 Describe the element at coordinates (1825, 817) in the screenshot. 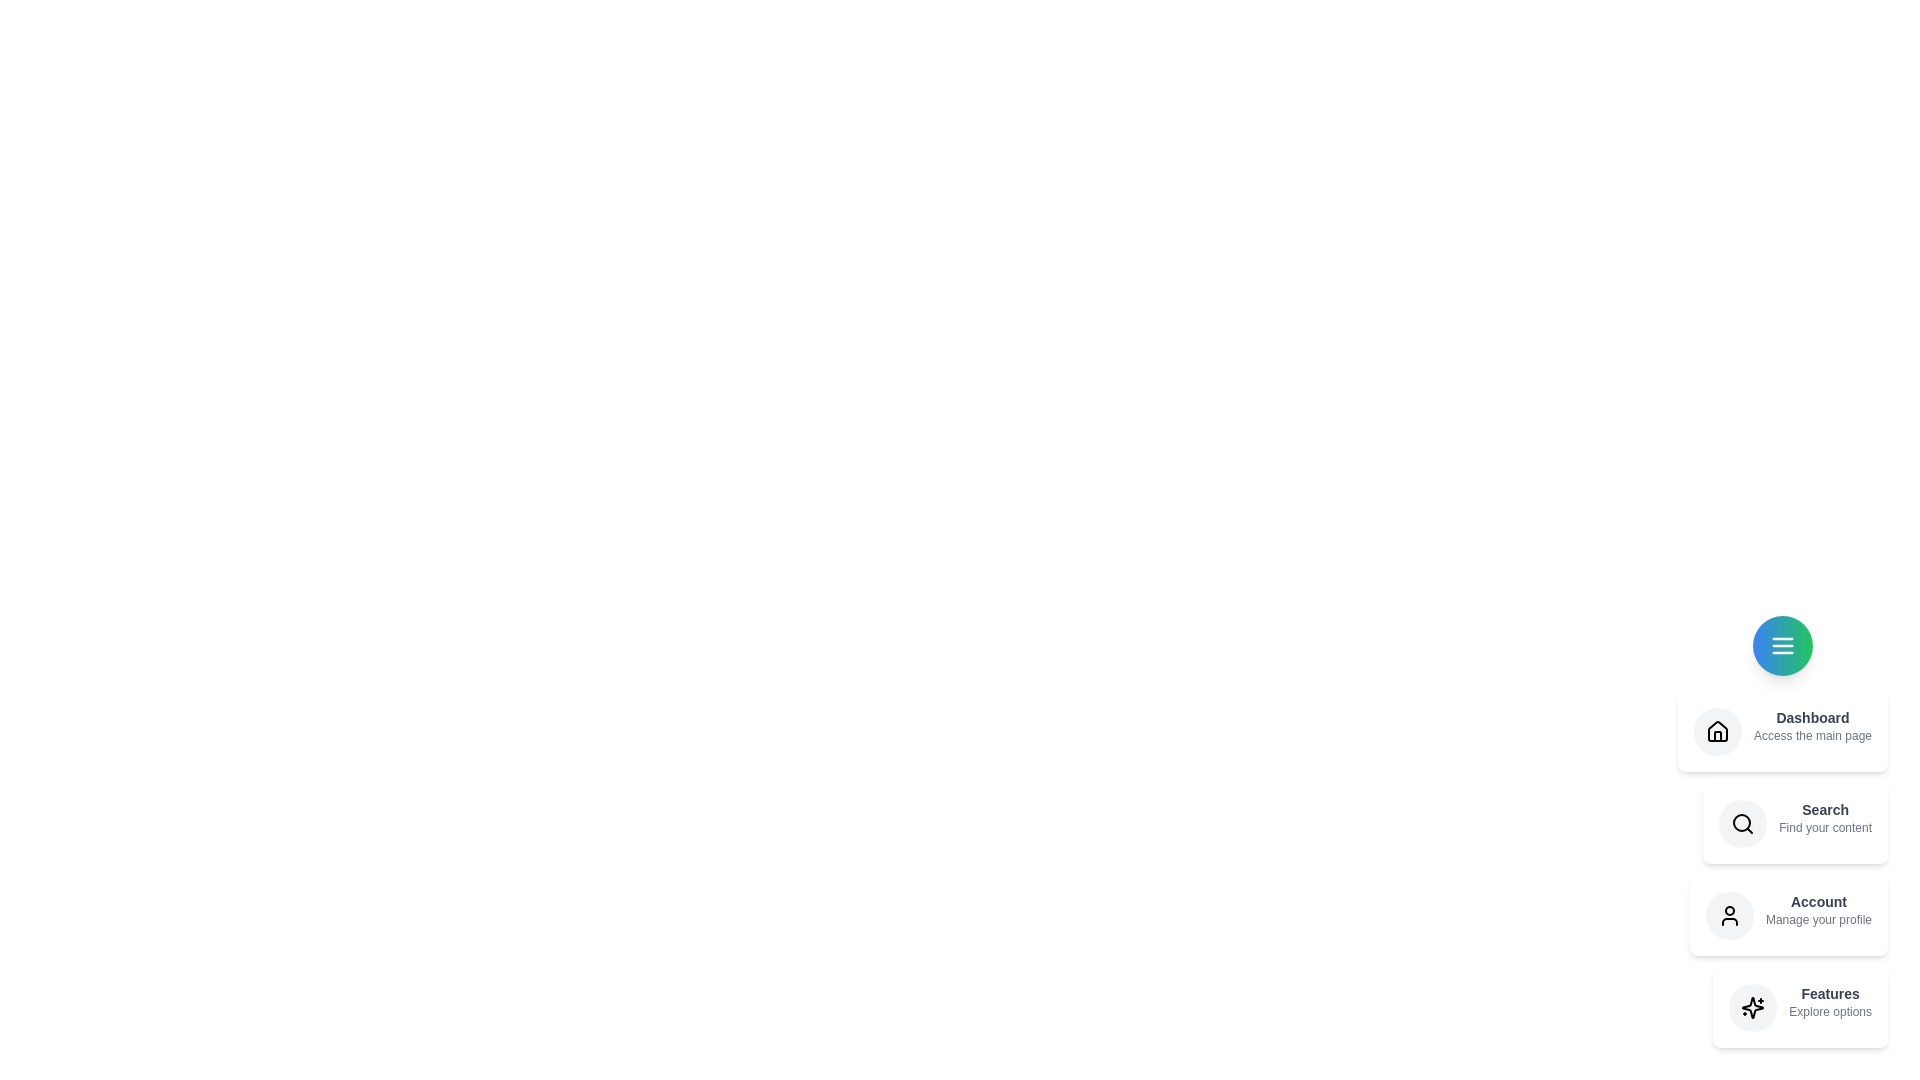

I see `the description of the menu item labeled Search` at that location.